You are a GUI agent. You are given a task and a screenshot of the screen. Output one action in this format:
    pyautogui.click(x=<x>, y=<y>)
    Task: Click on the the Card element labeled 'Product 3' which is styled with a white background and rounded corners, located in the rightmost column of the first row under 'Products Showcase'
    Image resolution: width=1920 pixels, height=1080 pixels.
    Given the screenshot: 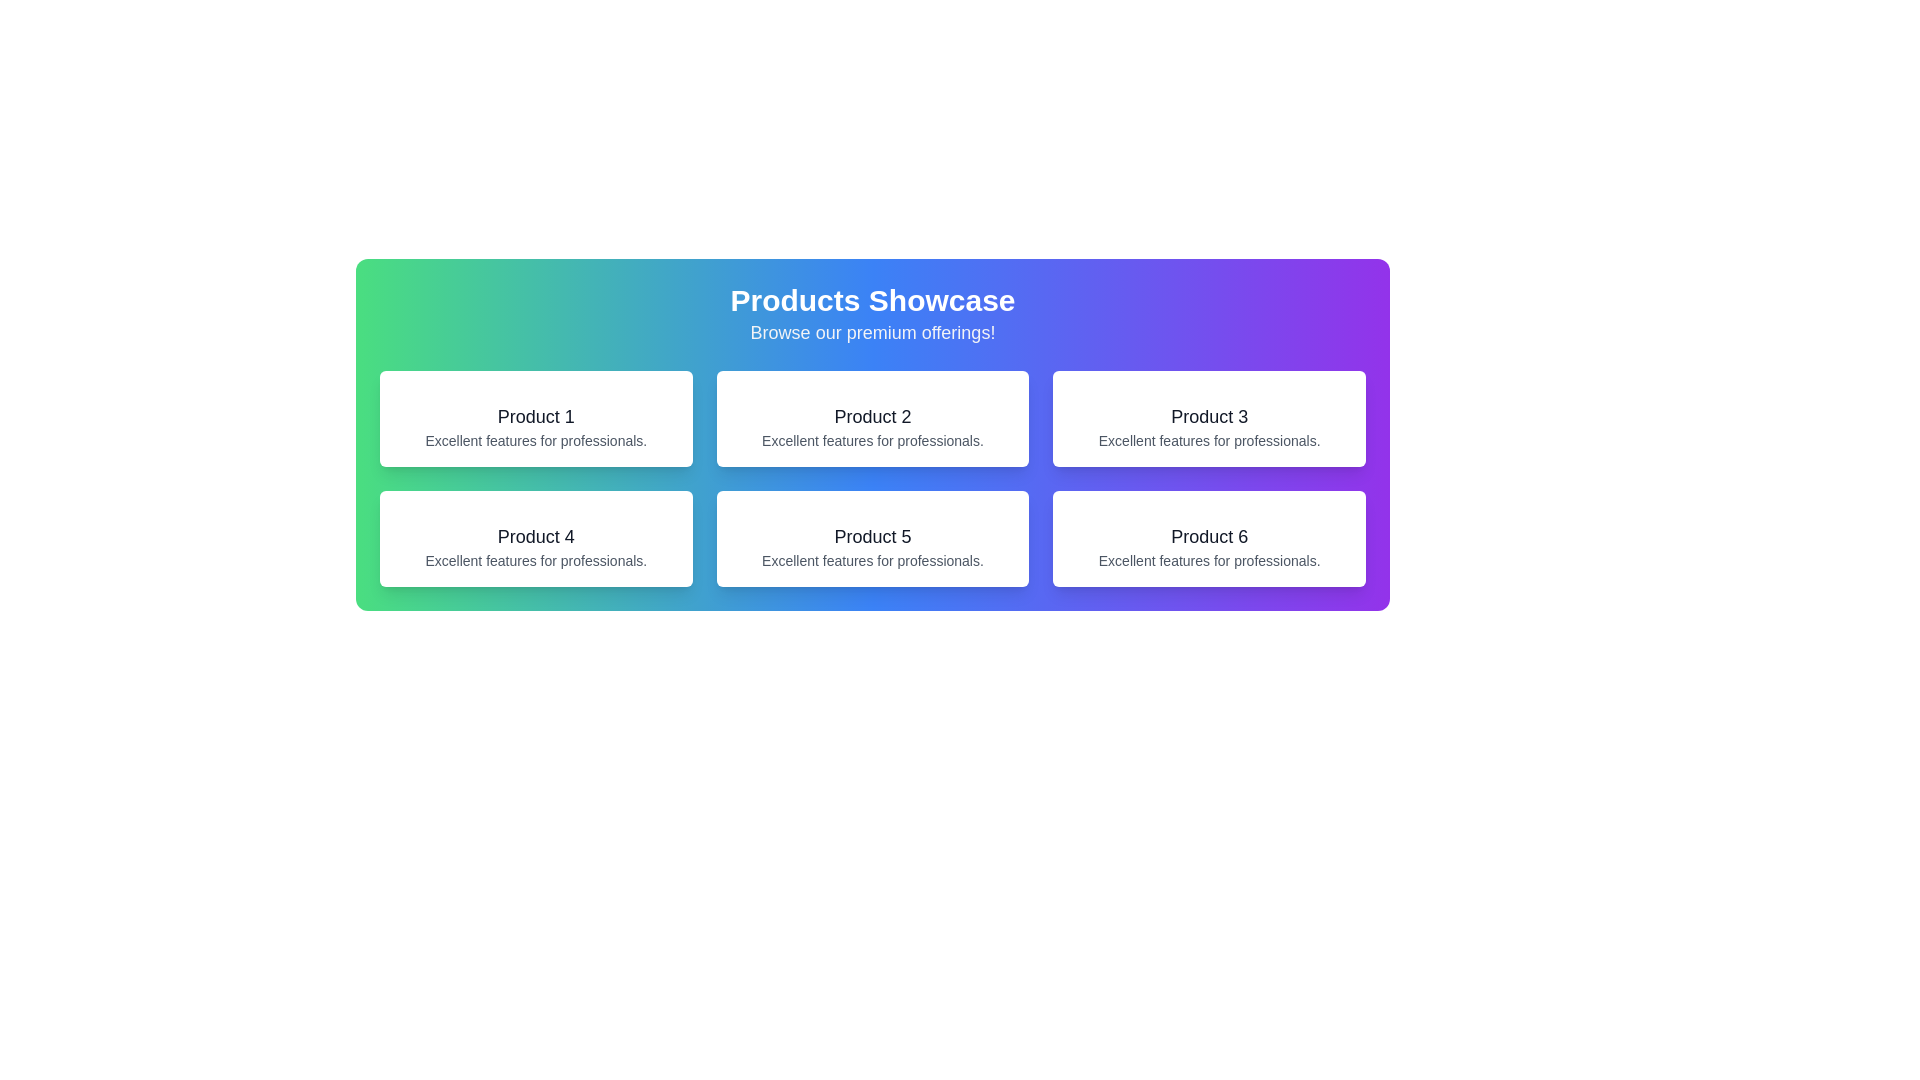 What is the action you would take?
    pyautogui.click(x=1208, y=418)
    